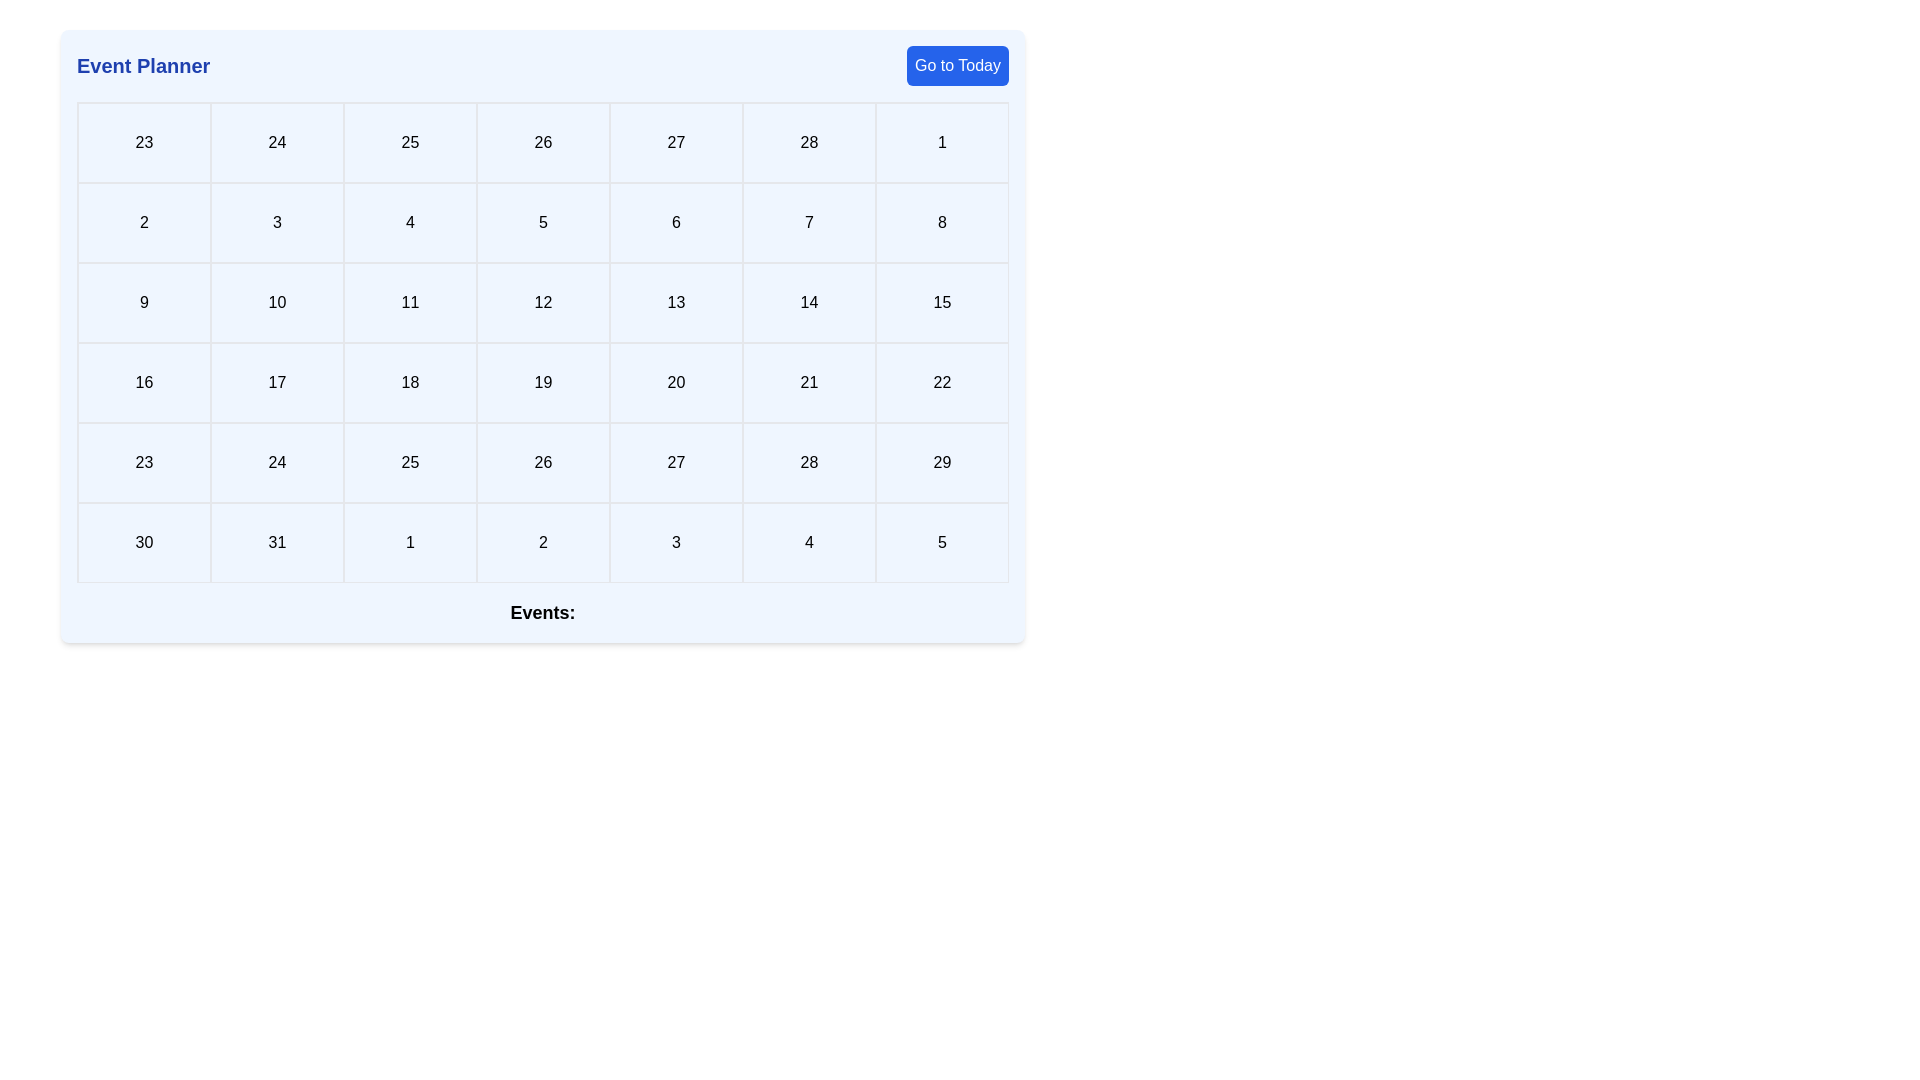 Image resolution: width=1920 pixels, height=1080 pixels. I want to click on the calendar day cell representing the 23rd day, so click(143, 462).